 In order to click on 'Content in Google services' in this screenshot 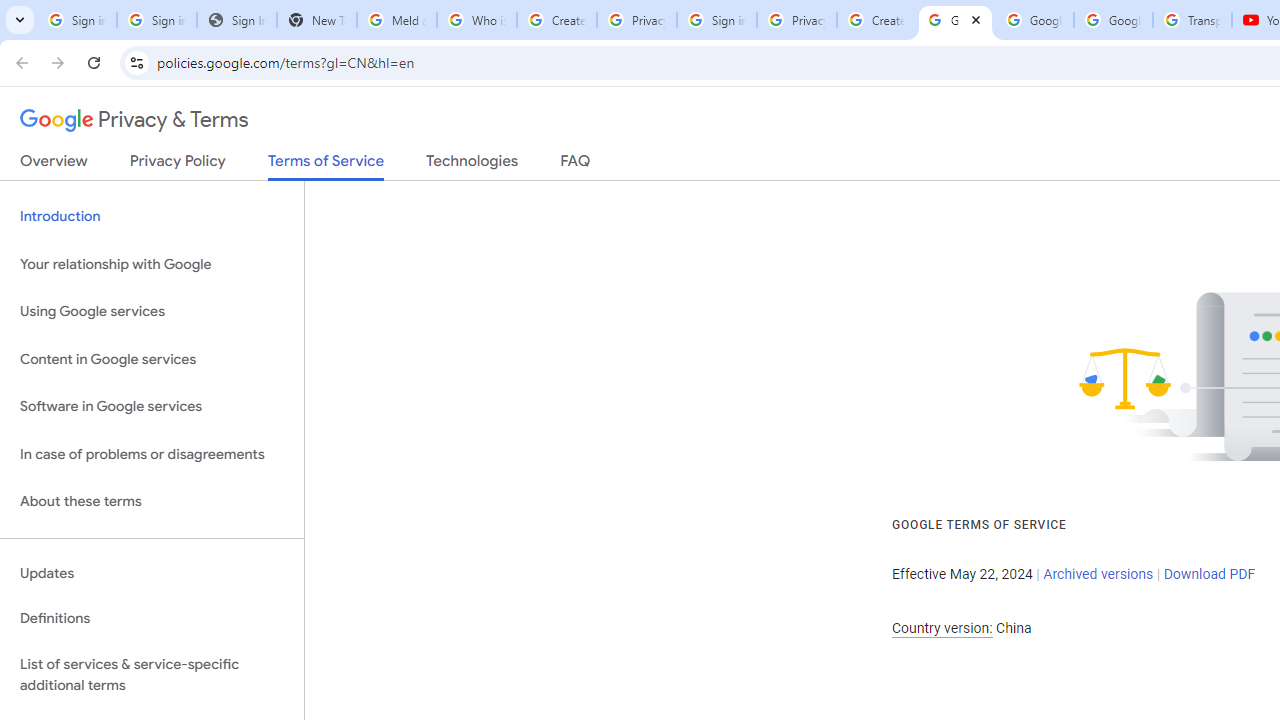, I will do `click(151, 358)`.